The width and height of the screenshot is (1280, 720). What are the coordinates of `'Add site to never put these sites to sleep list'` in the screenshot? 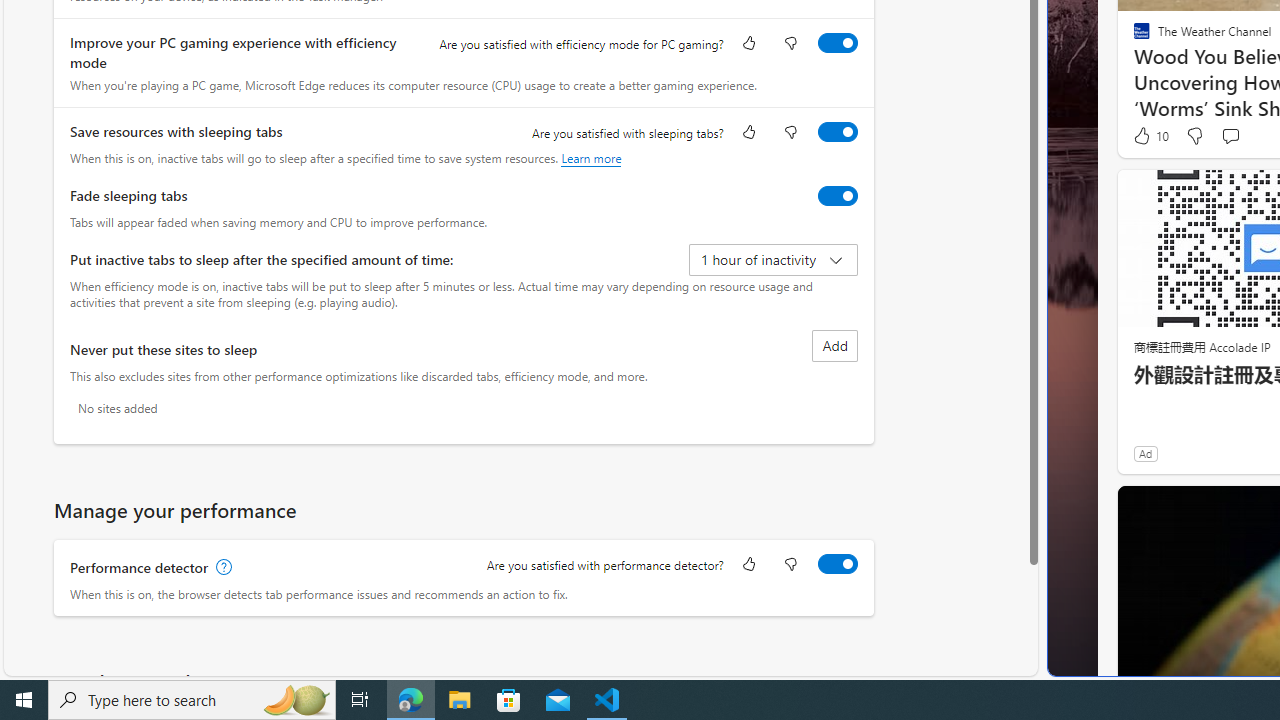 It's located at (834, 344).